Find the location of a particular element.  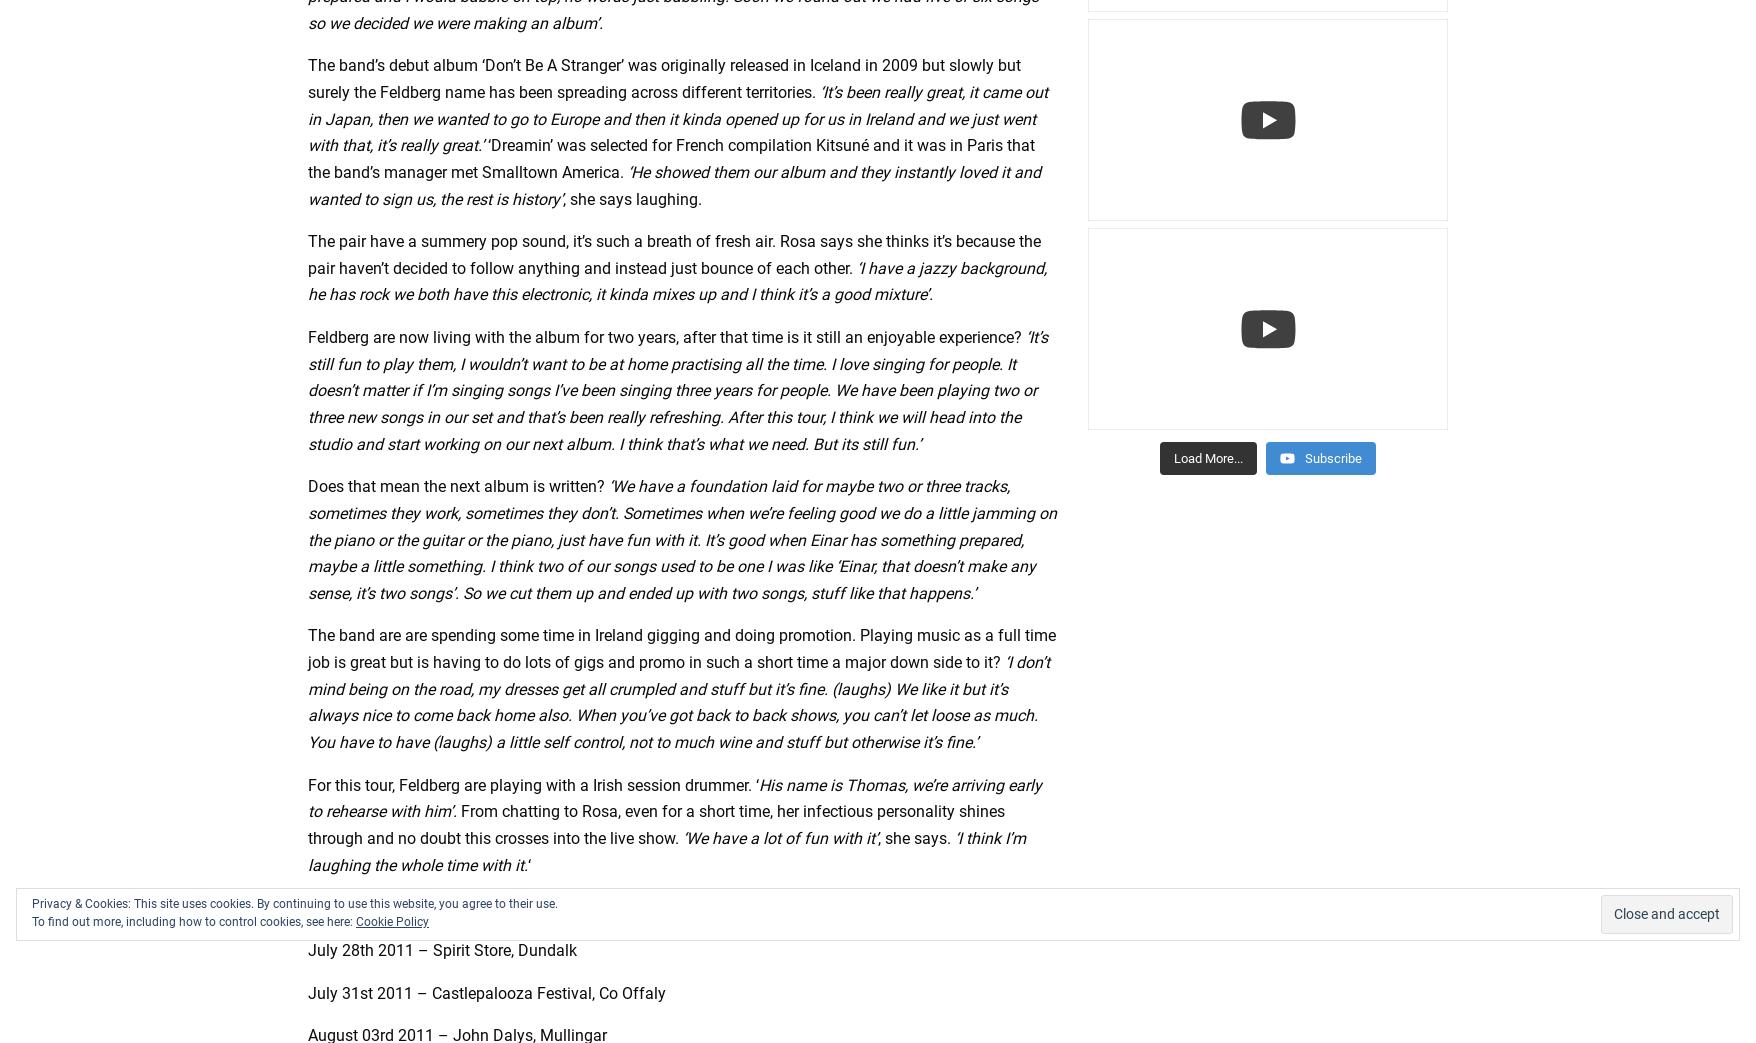

', she says laughing.' is located at coordinates (631, 197).